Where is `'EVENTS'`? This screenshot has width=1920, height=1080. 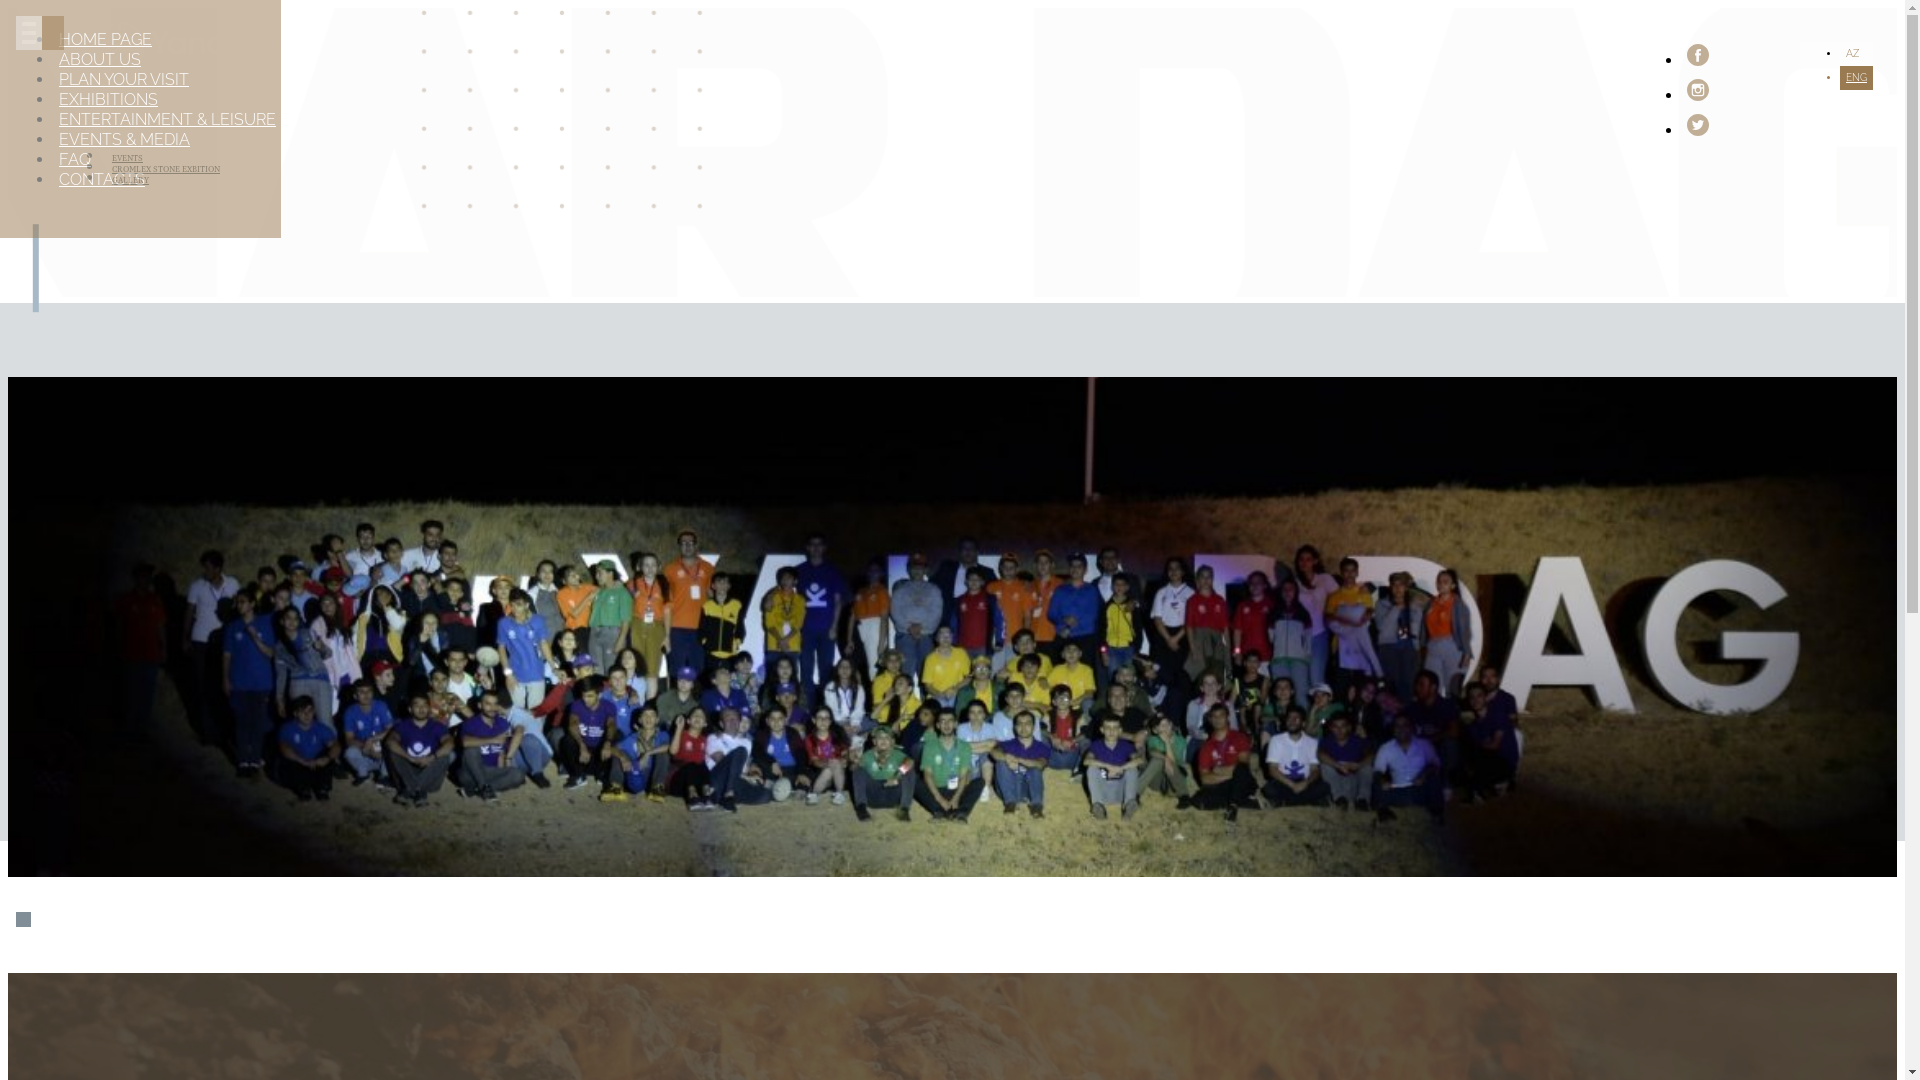
'EVENTS' is located at coordinates (126, 157).